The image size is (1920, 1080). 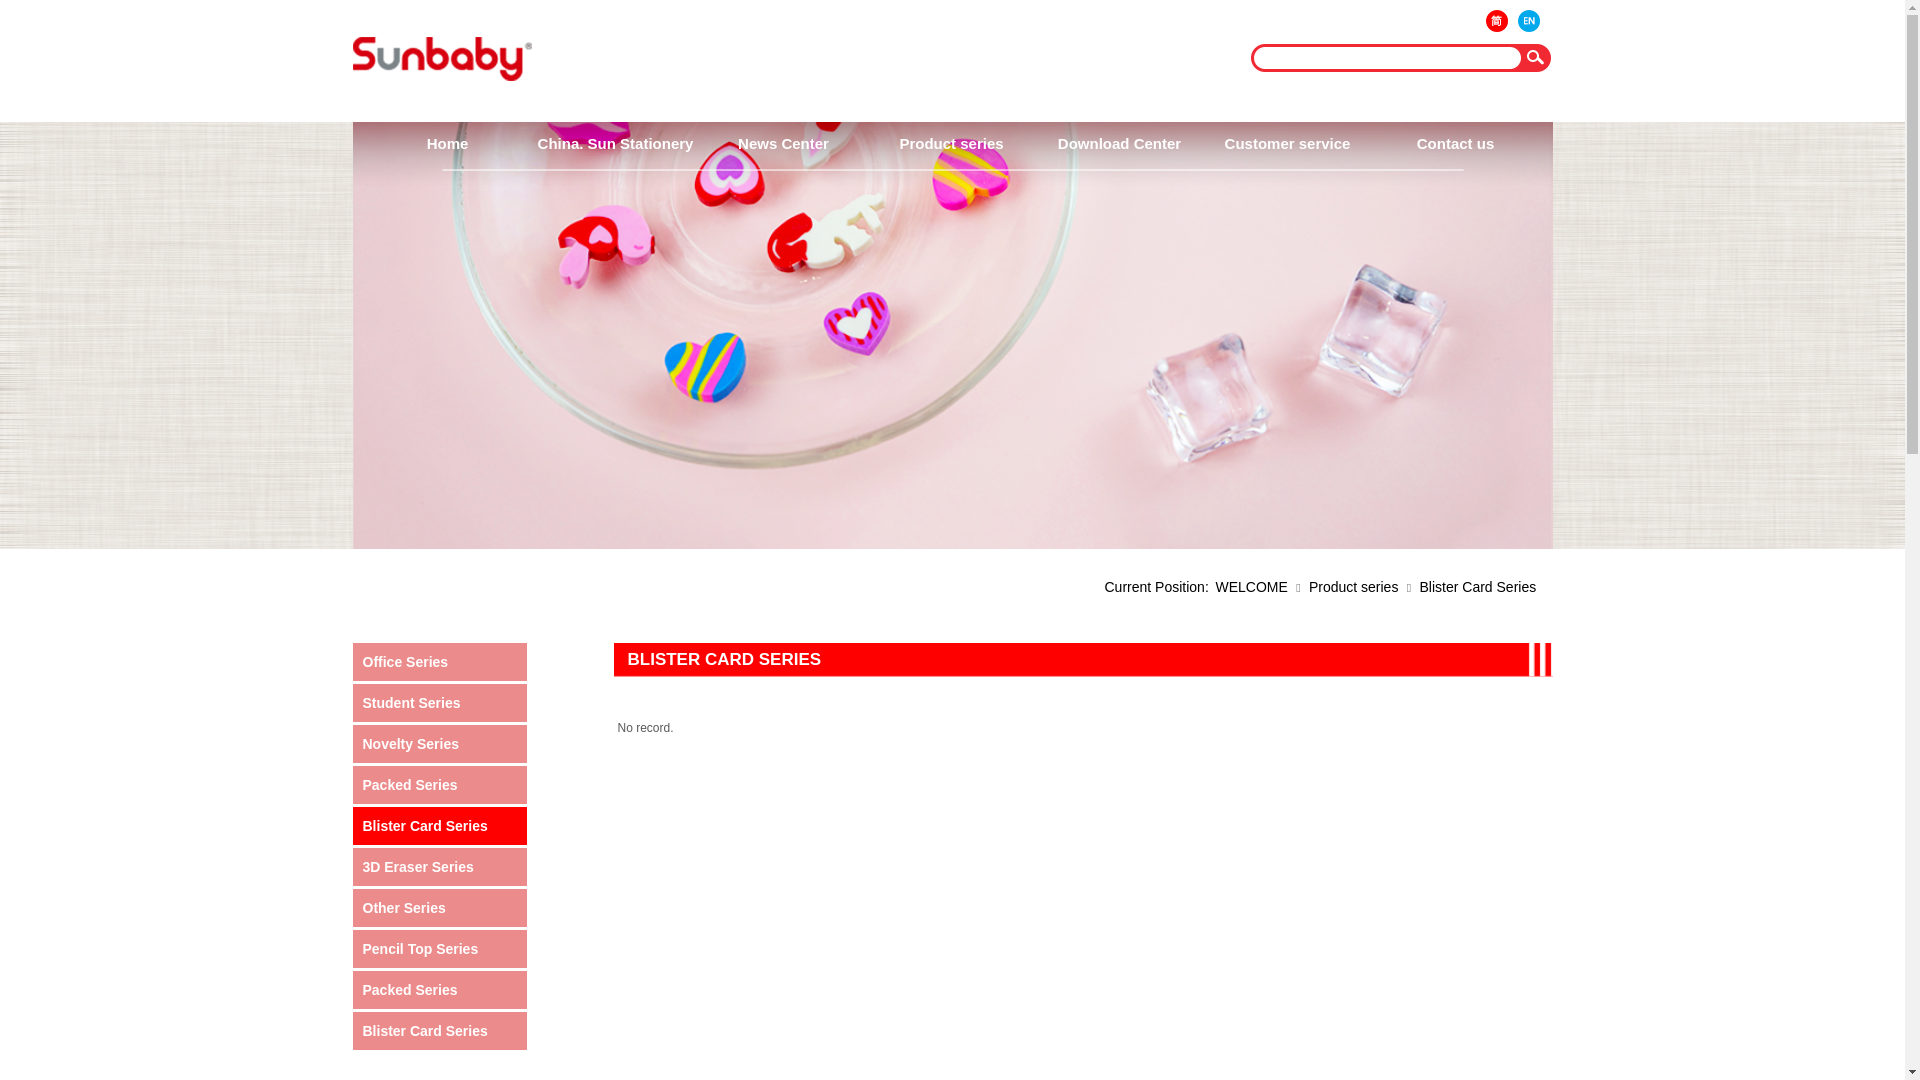 I want to click on 'Contact us', so click(x=1454, y=142).